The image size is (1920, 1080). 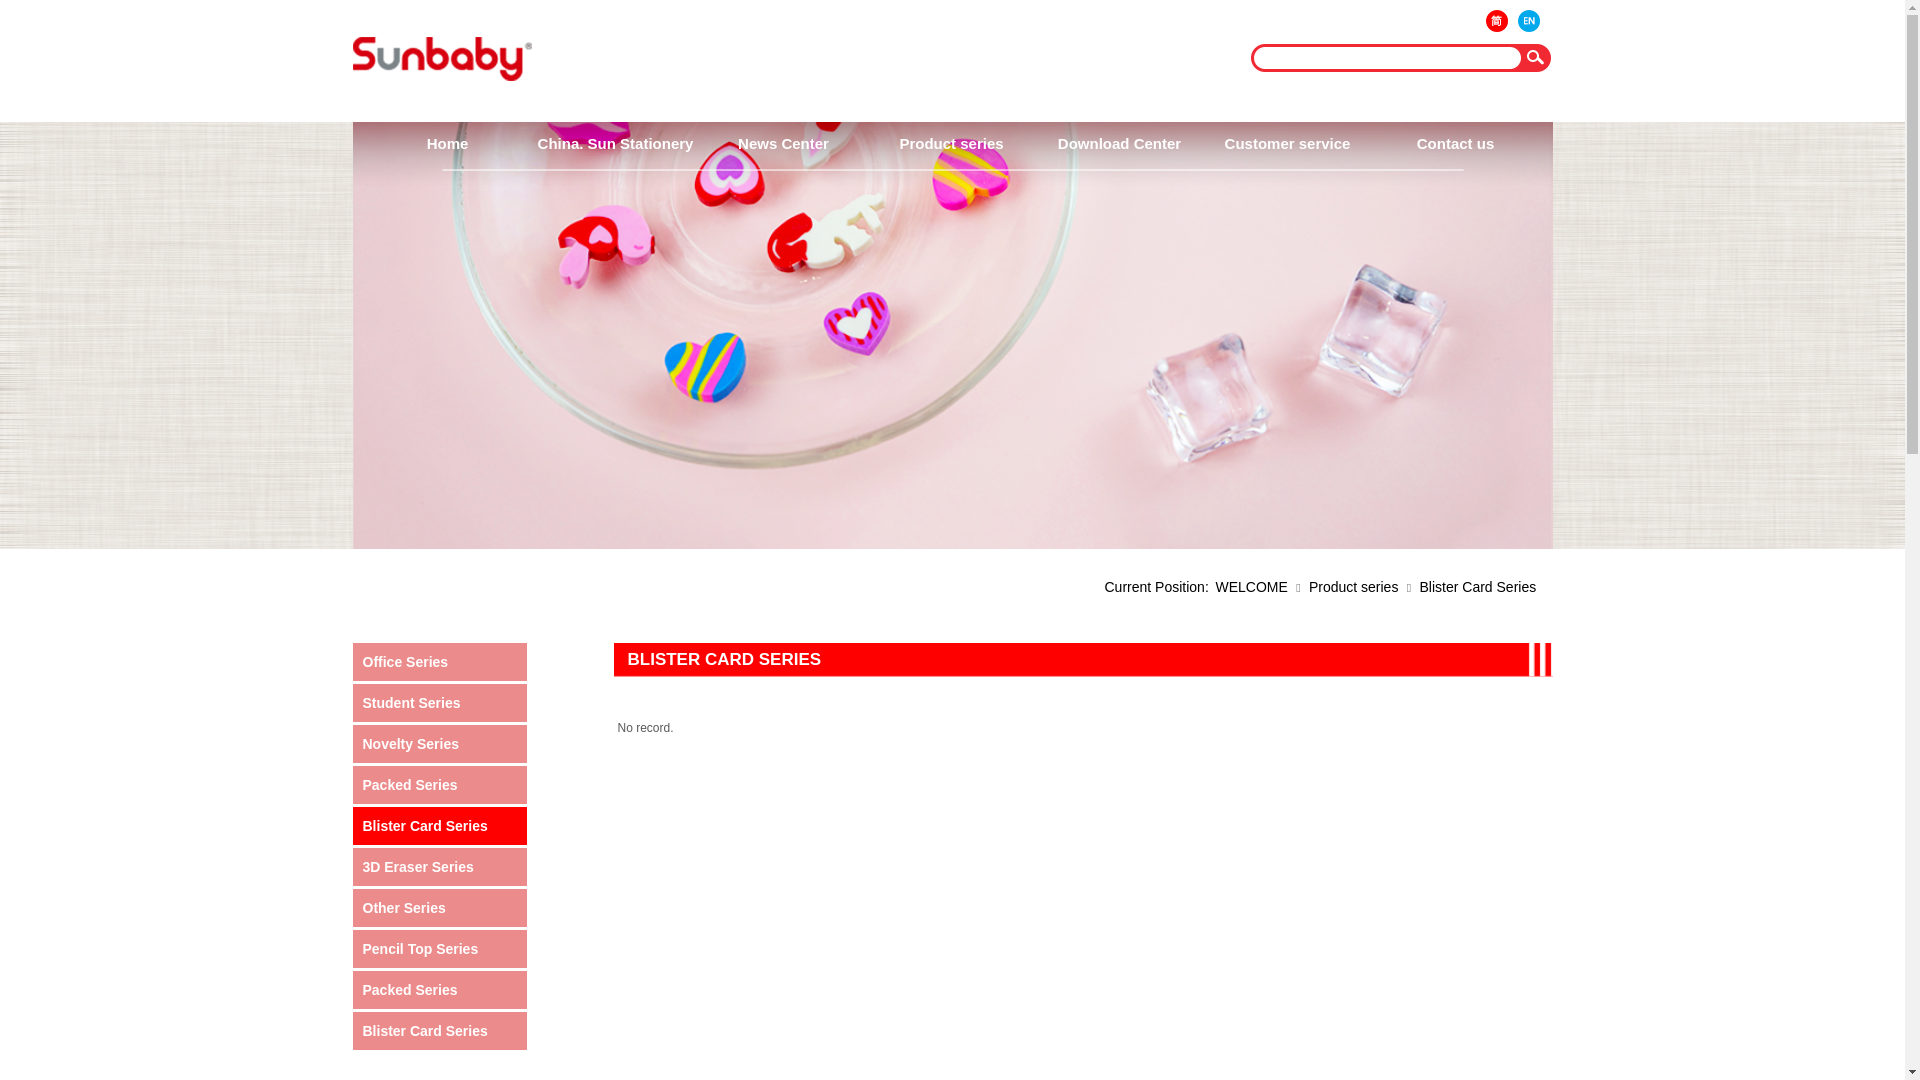 I want to click on 'Contact us', so click(x=1454, y=142).